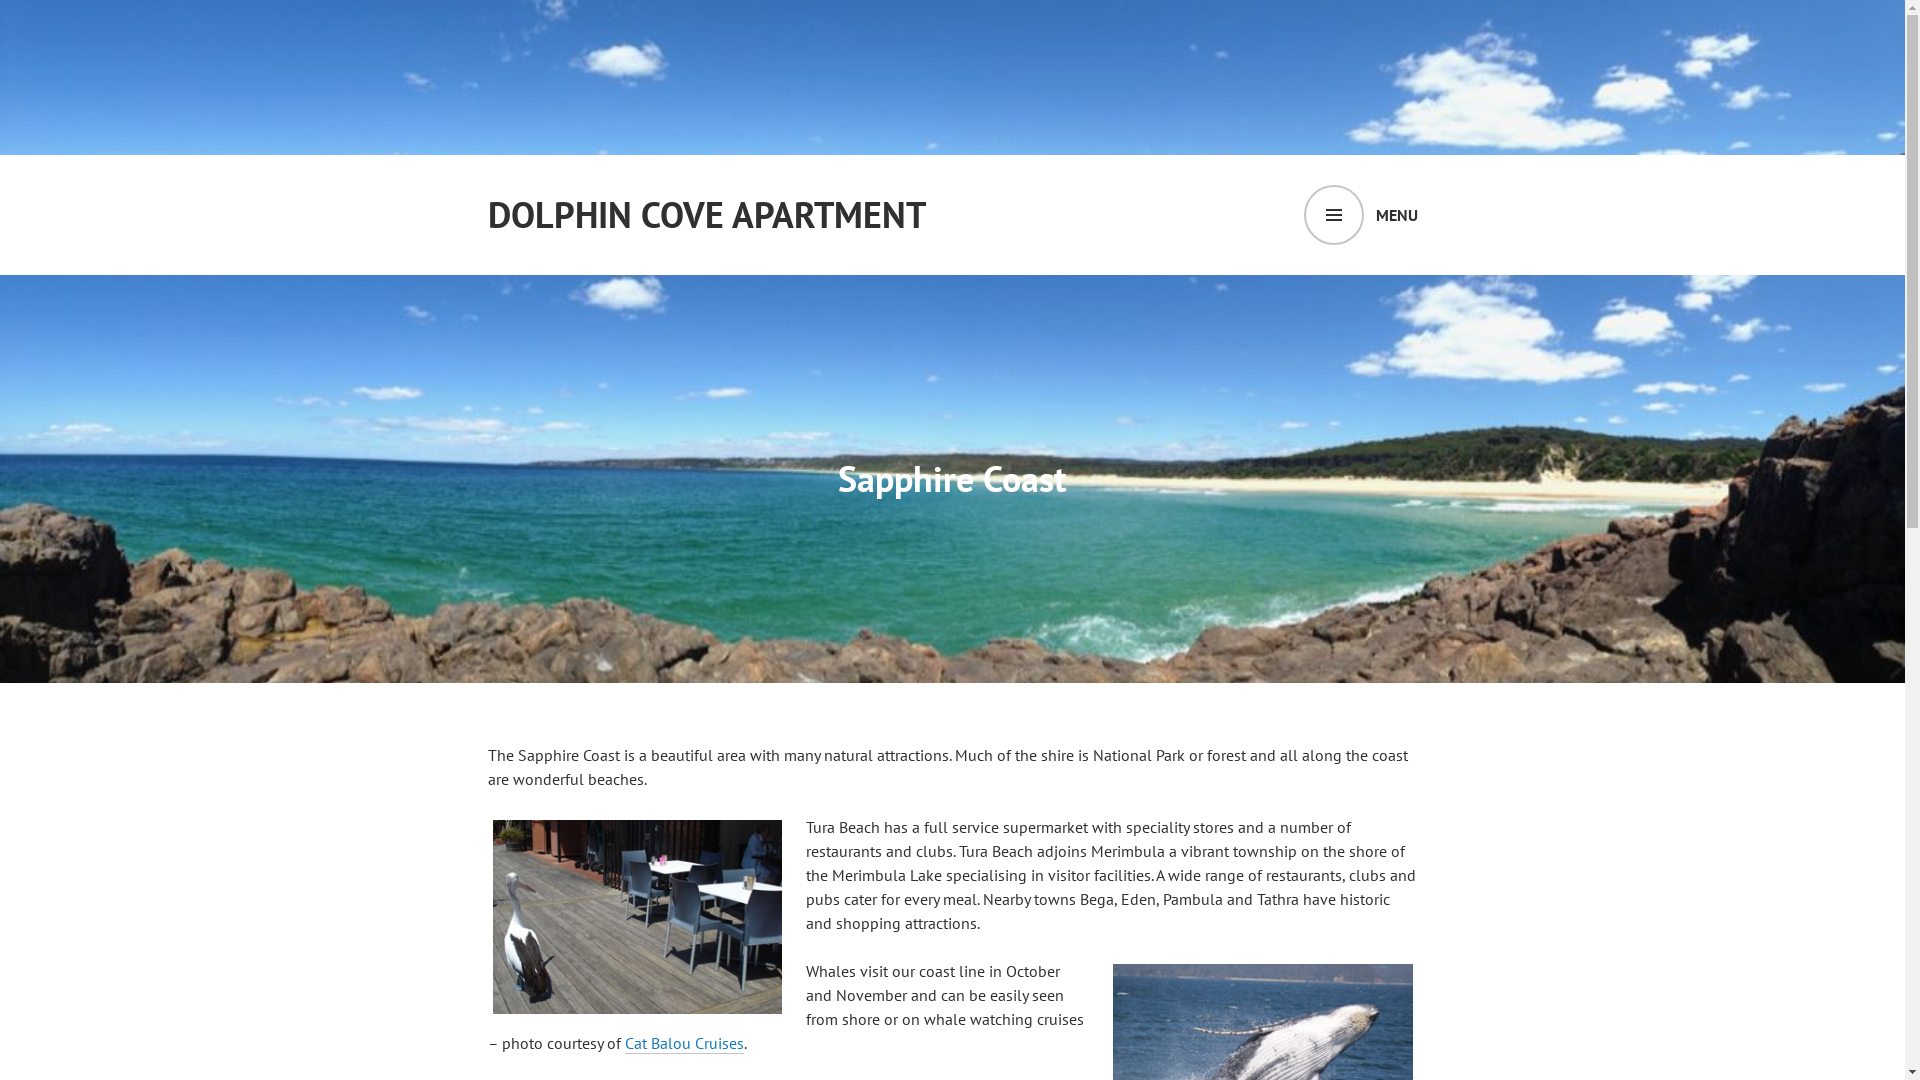  What do you see at coordinates (623, 1042) in the screenshot?
I see `'Cat Balou Cruises'` at bounding box center [623, 1042].